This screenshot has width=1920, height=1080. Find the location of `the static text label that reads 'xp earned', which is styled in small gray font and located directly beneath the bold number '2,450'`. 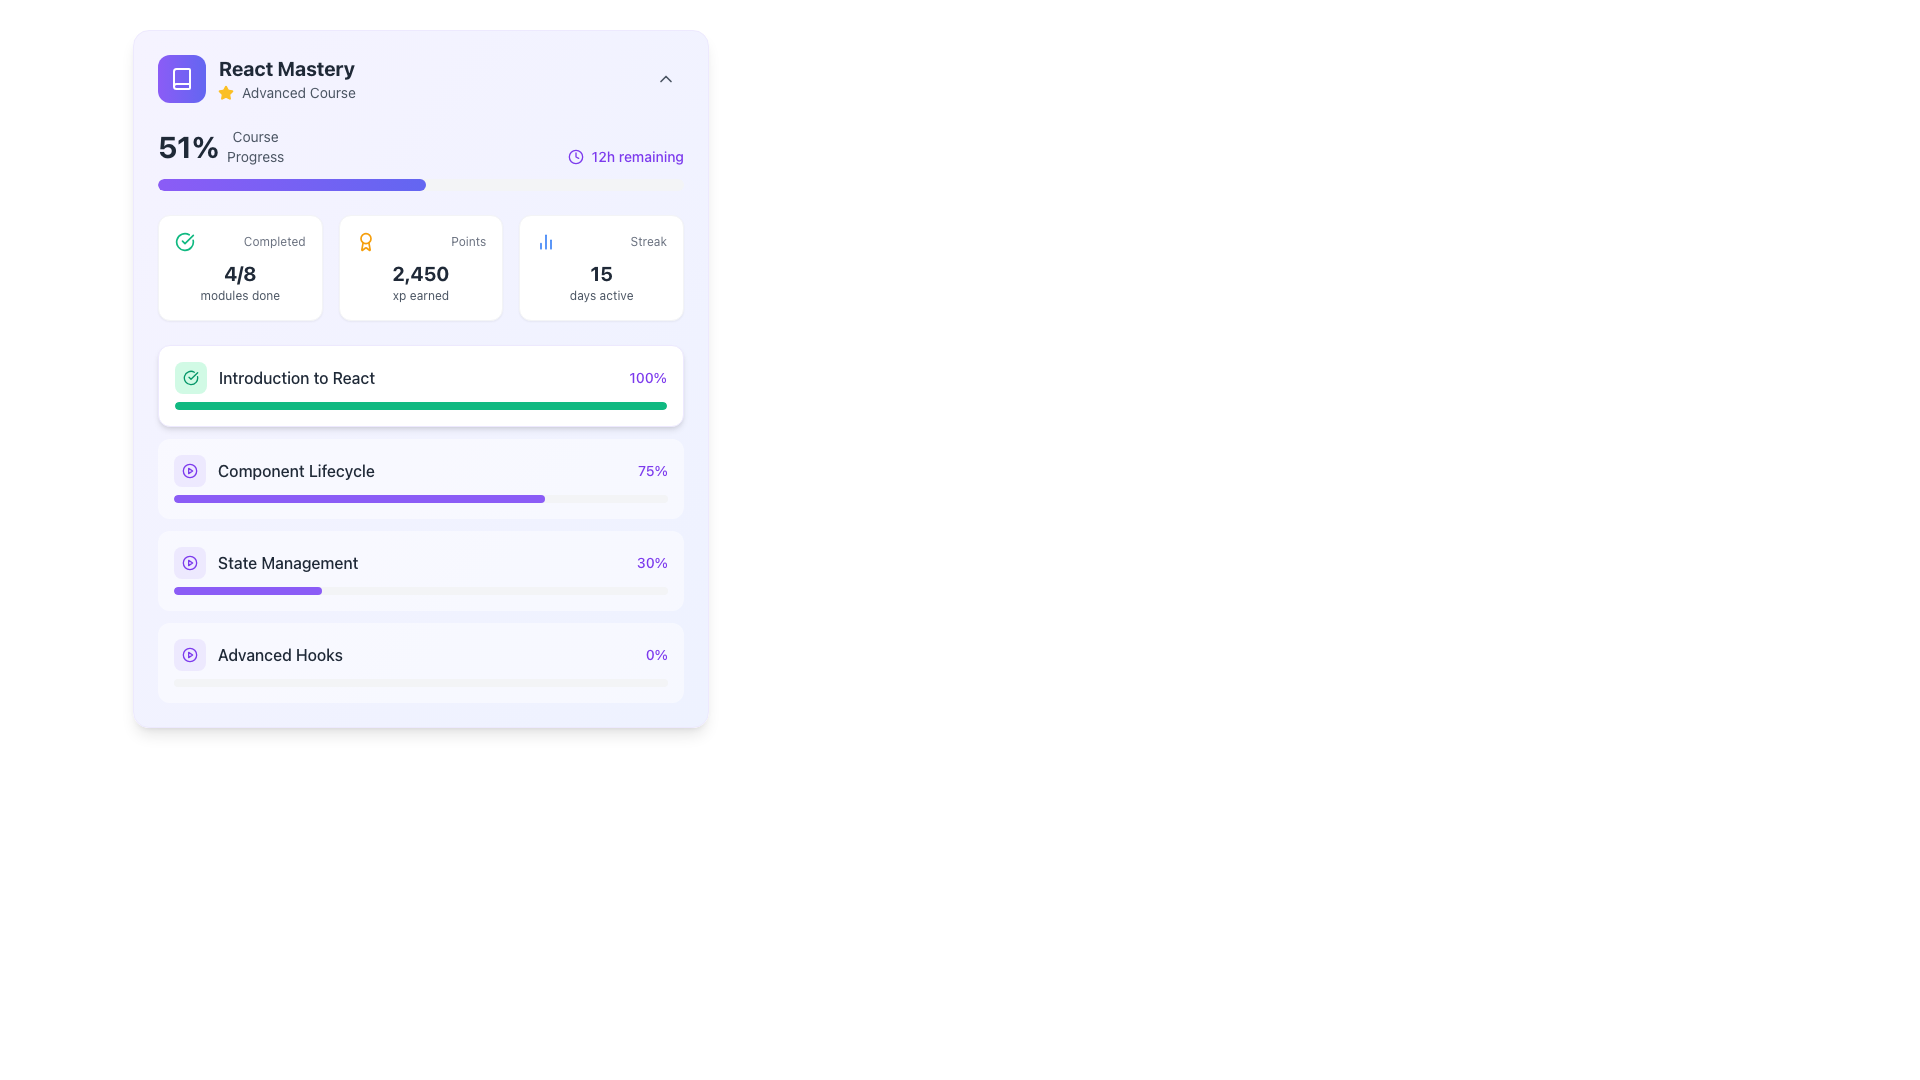

the static text label that reads 'xp earned', which is styled in small gray font and located directly beneath the bold number '2,450' is located at coordinates (420, 296).